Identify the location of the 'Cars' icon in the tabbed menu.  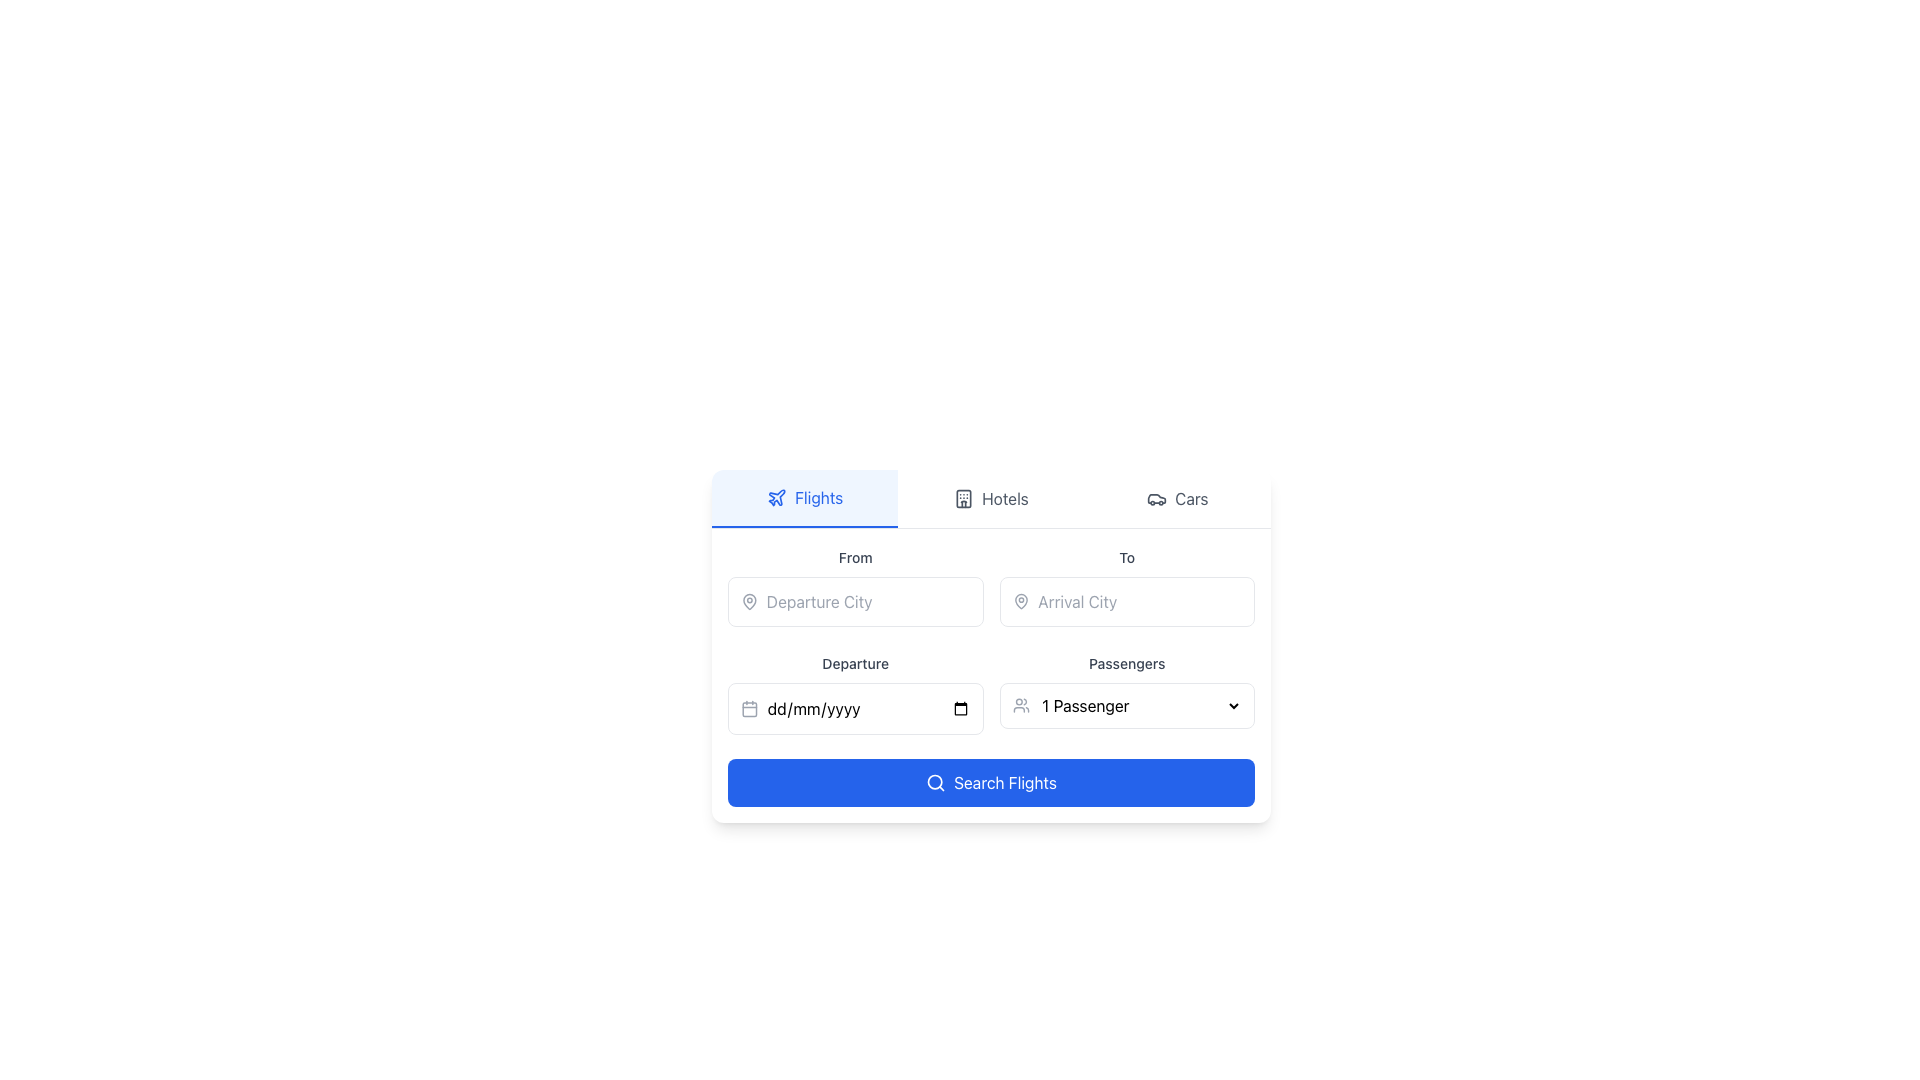
(1157, 497).